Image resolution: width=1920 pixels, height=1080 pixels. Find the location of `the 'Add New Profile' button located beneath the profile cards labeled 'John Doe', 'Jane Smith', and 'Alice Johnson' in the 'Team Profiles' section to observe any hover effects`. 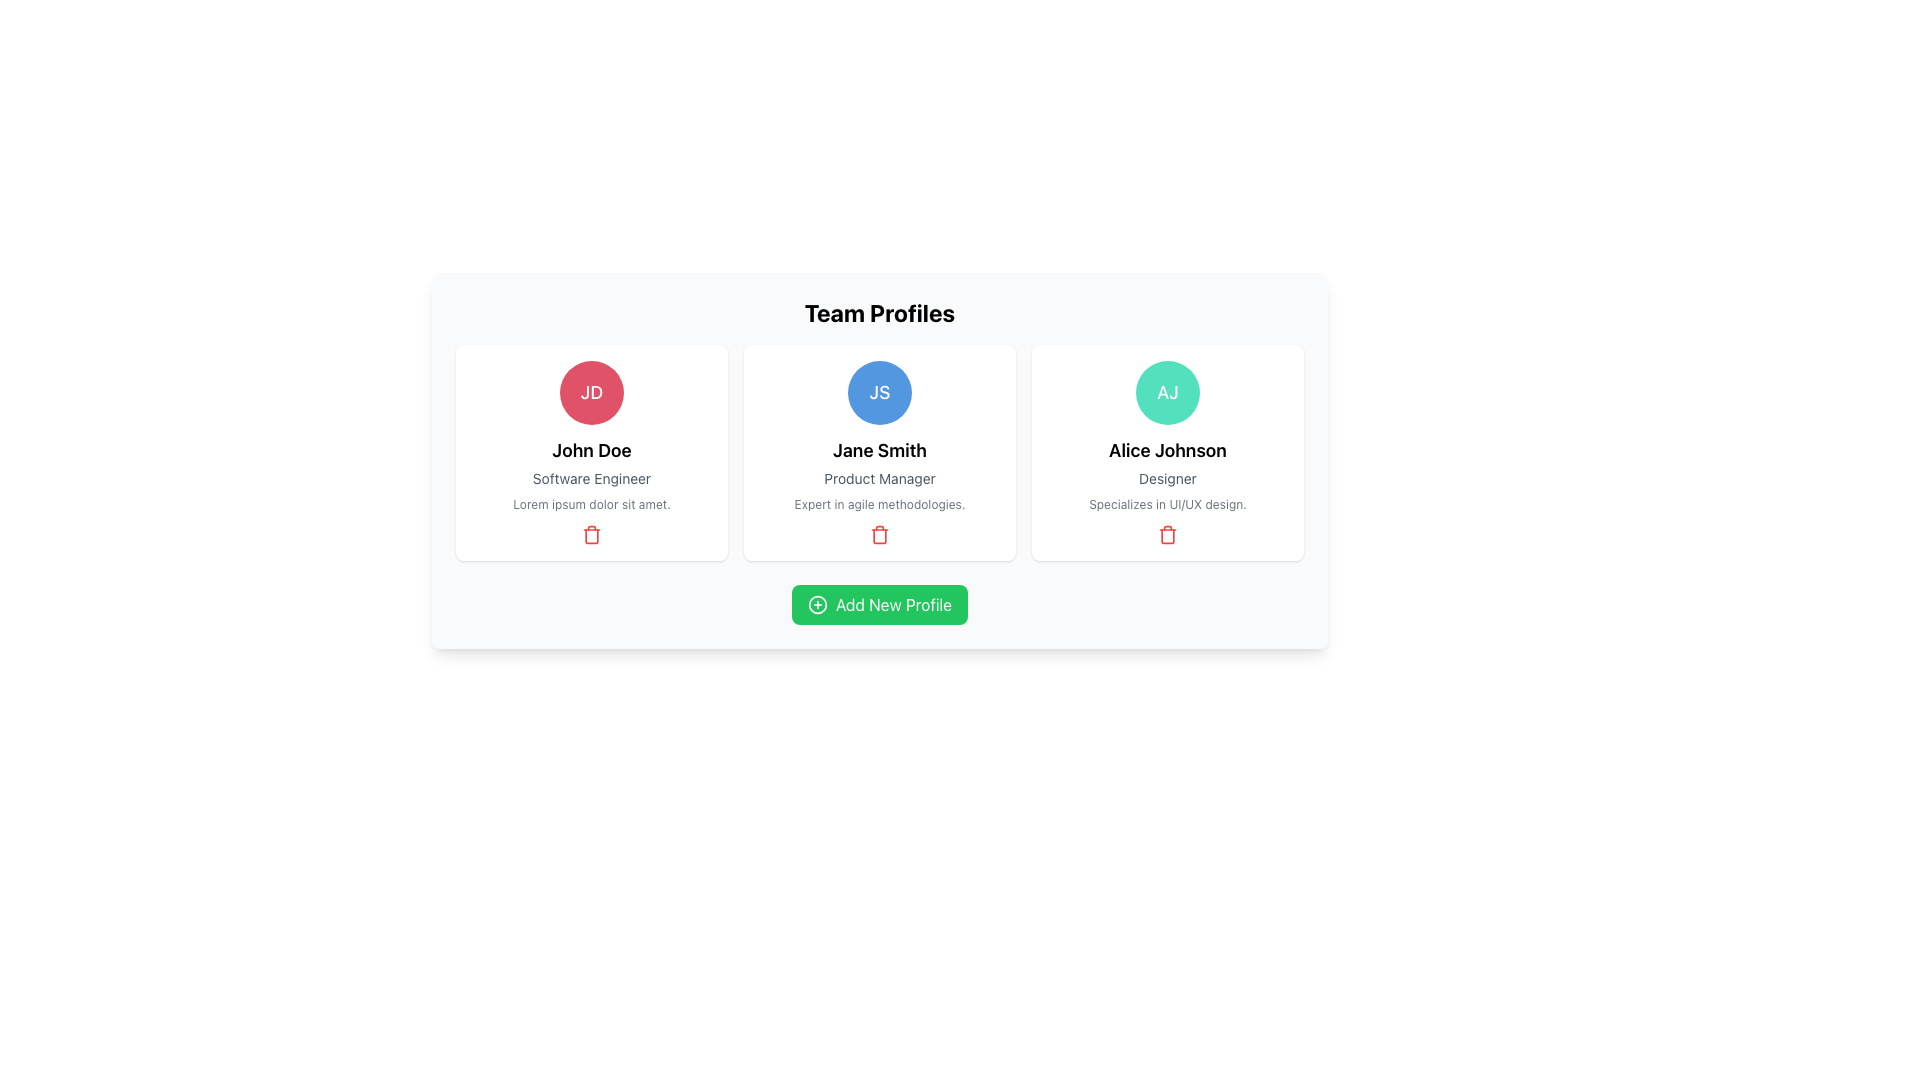

the 'Add New Profile' button located beneath the profile cards labeled 'John Doe', 'Jane Smith', and 'Alice Johnson' in the 'Team Profiles' section to observe any hover effects is located at coordinates (879, 604).